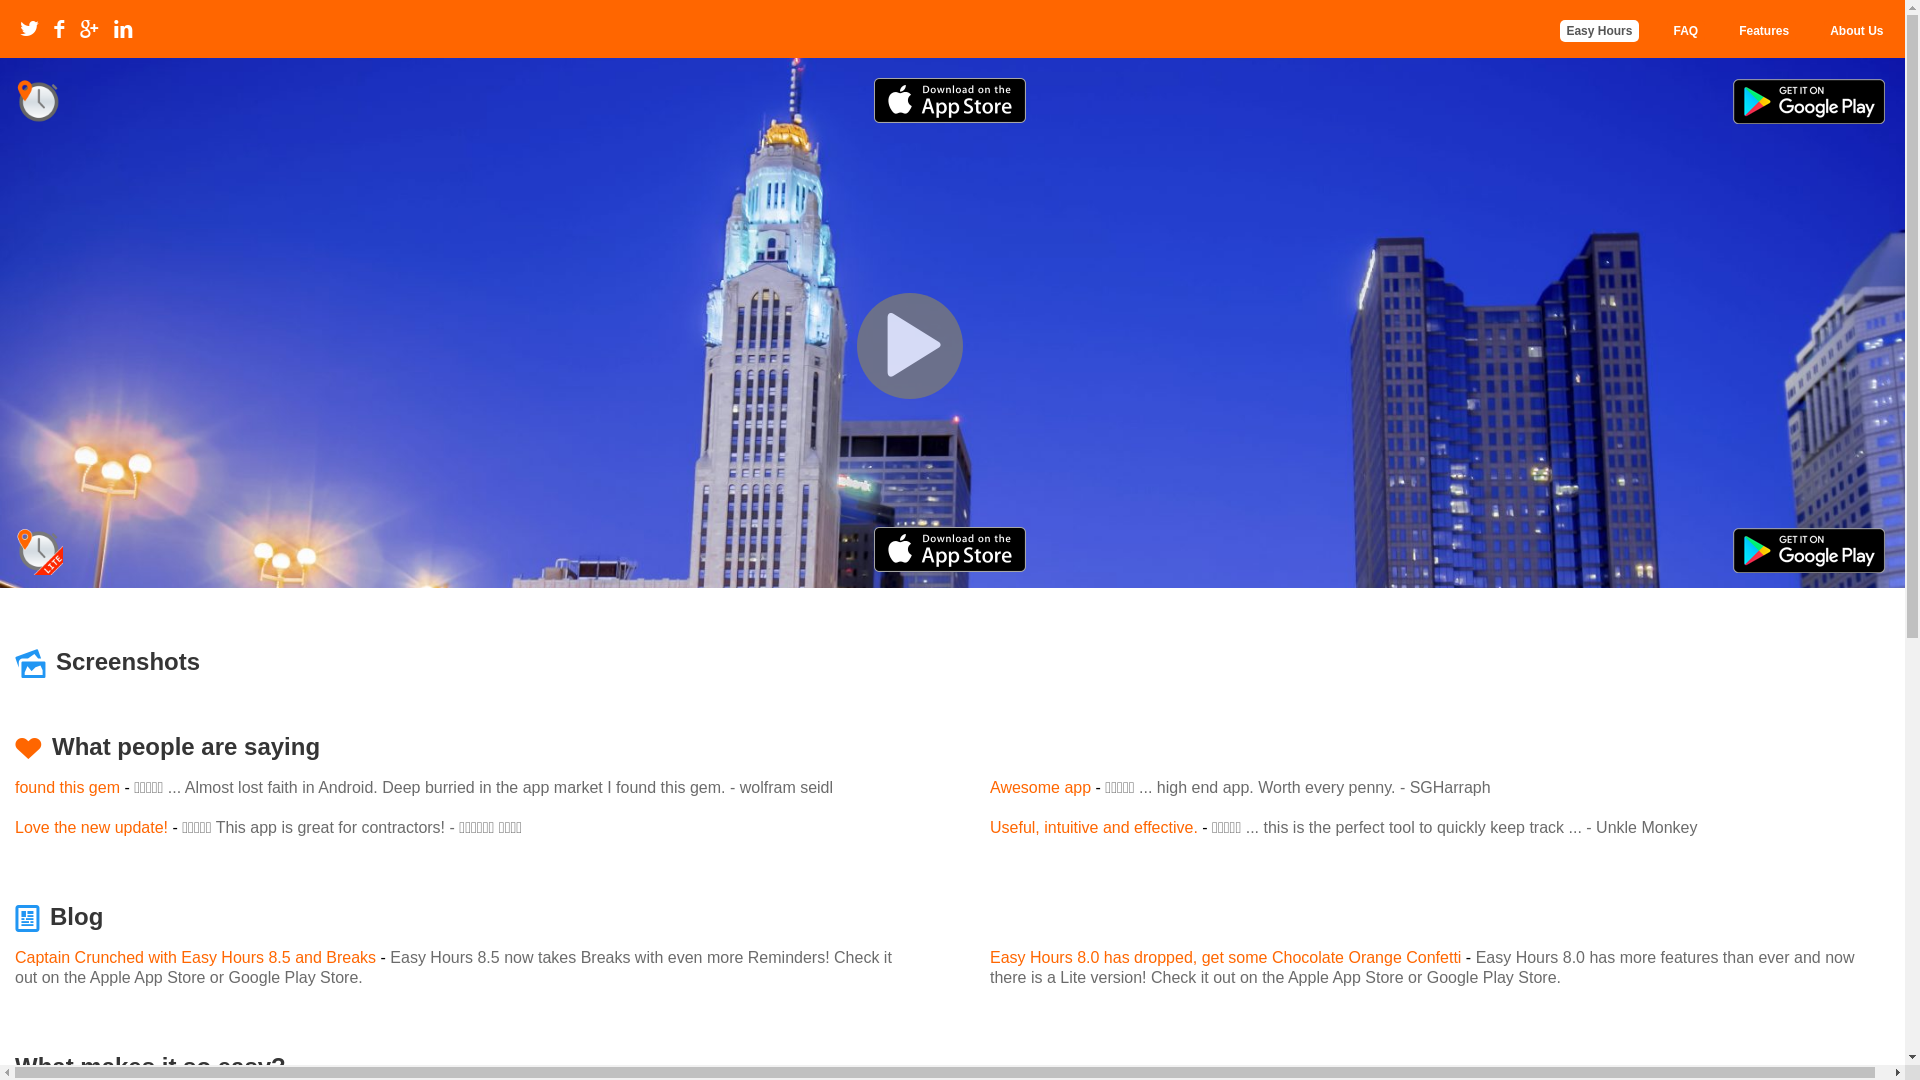  I want to click on 'Easy Hours', so click(1597, 30).